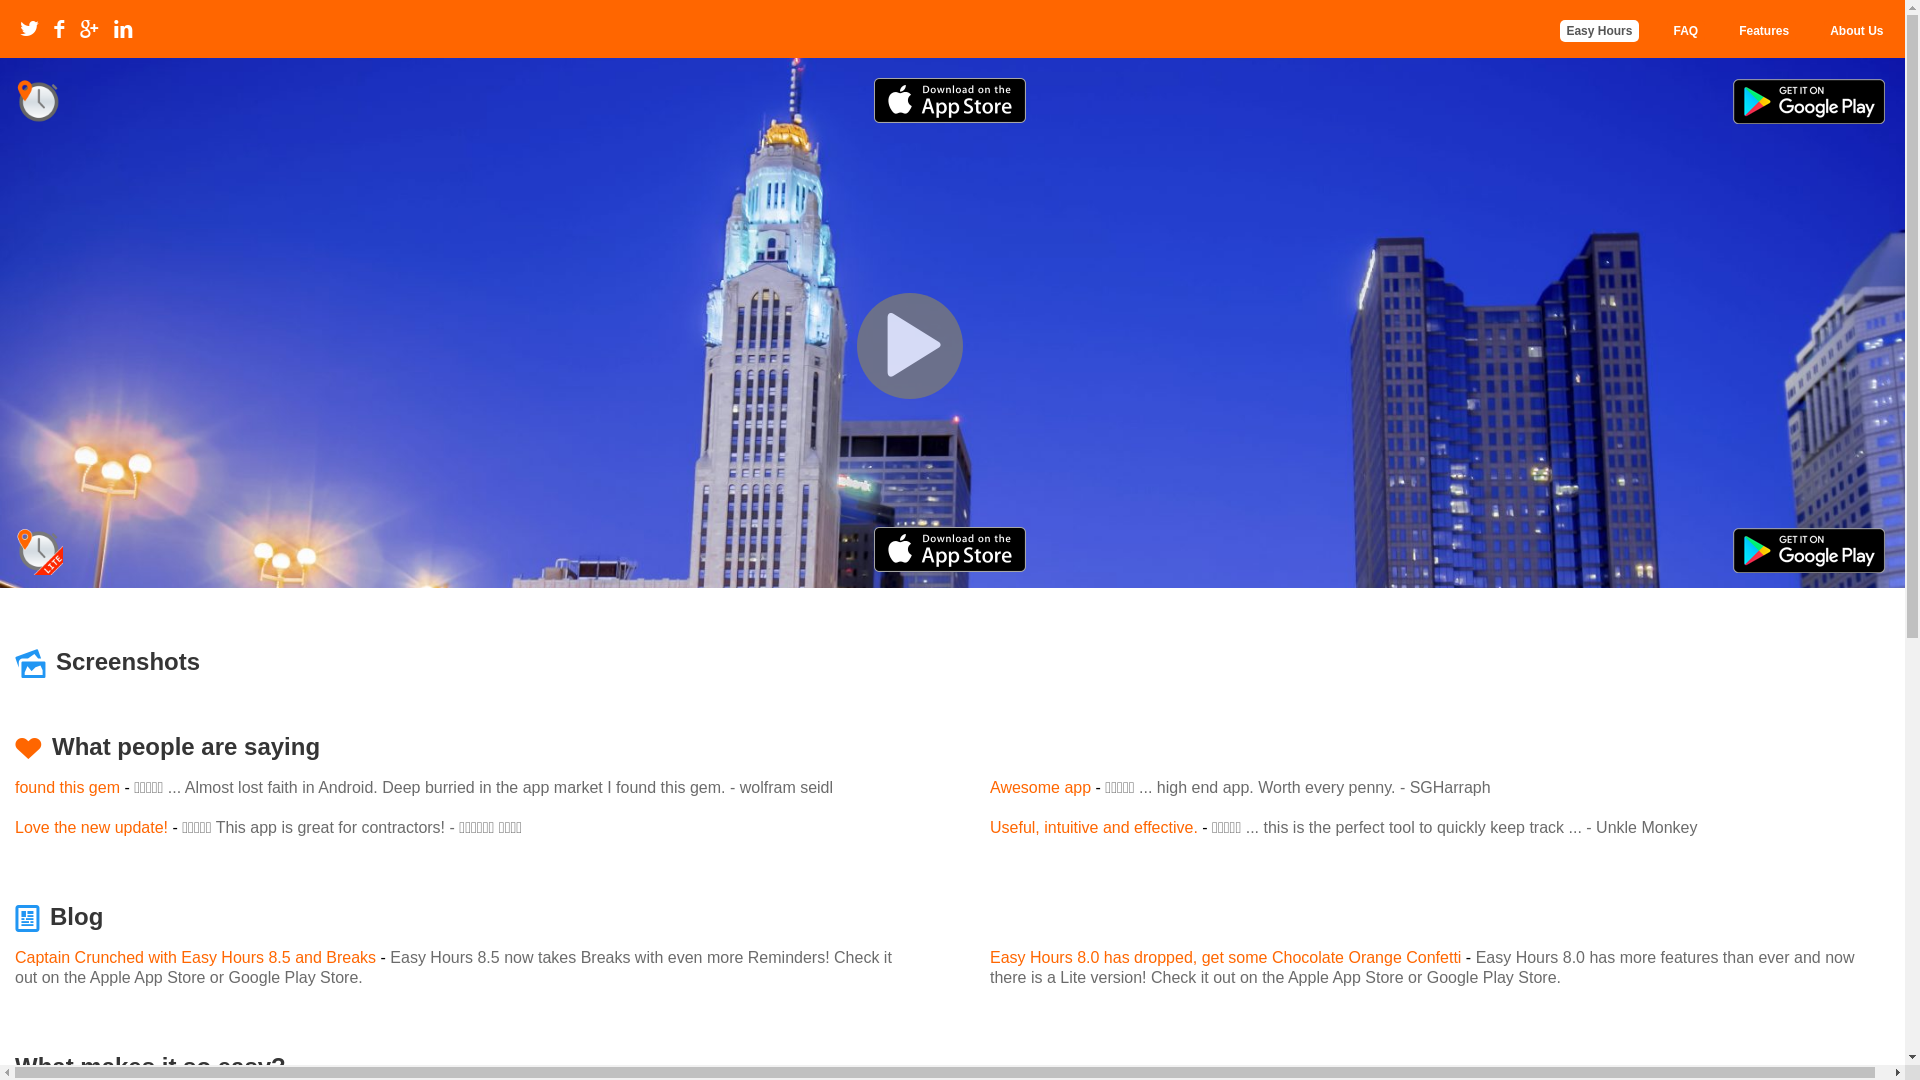  I want to click on 'Easy Hours', so click(1597, 30).